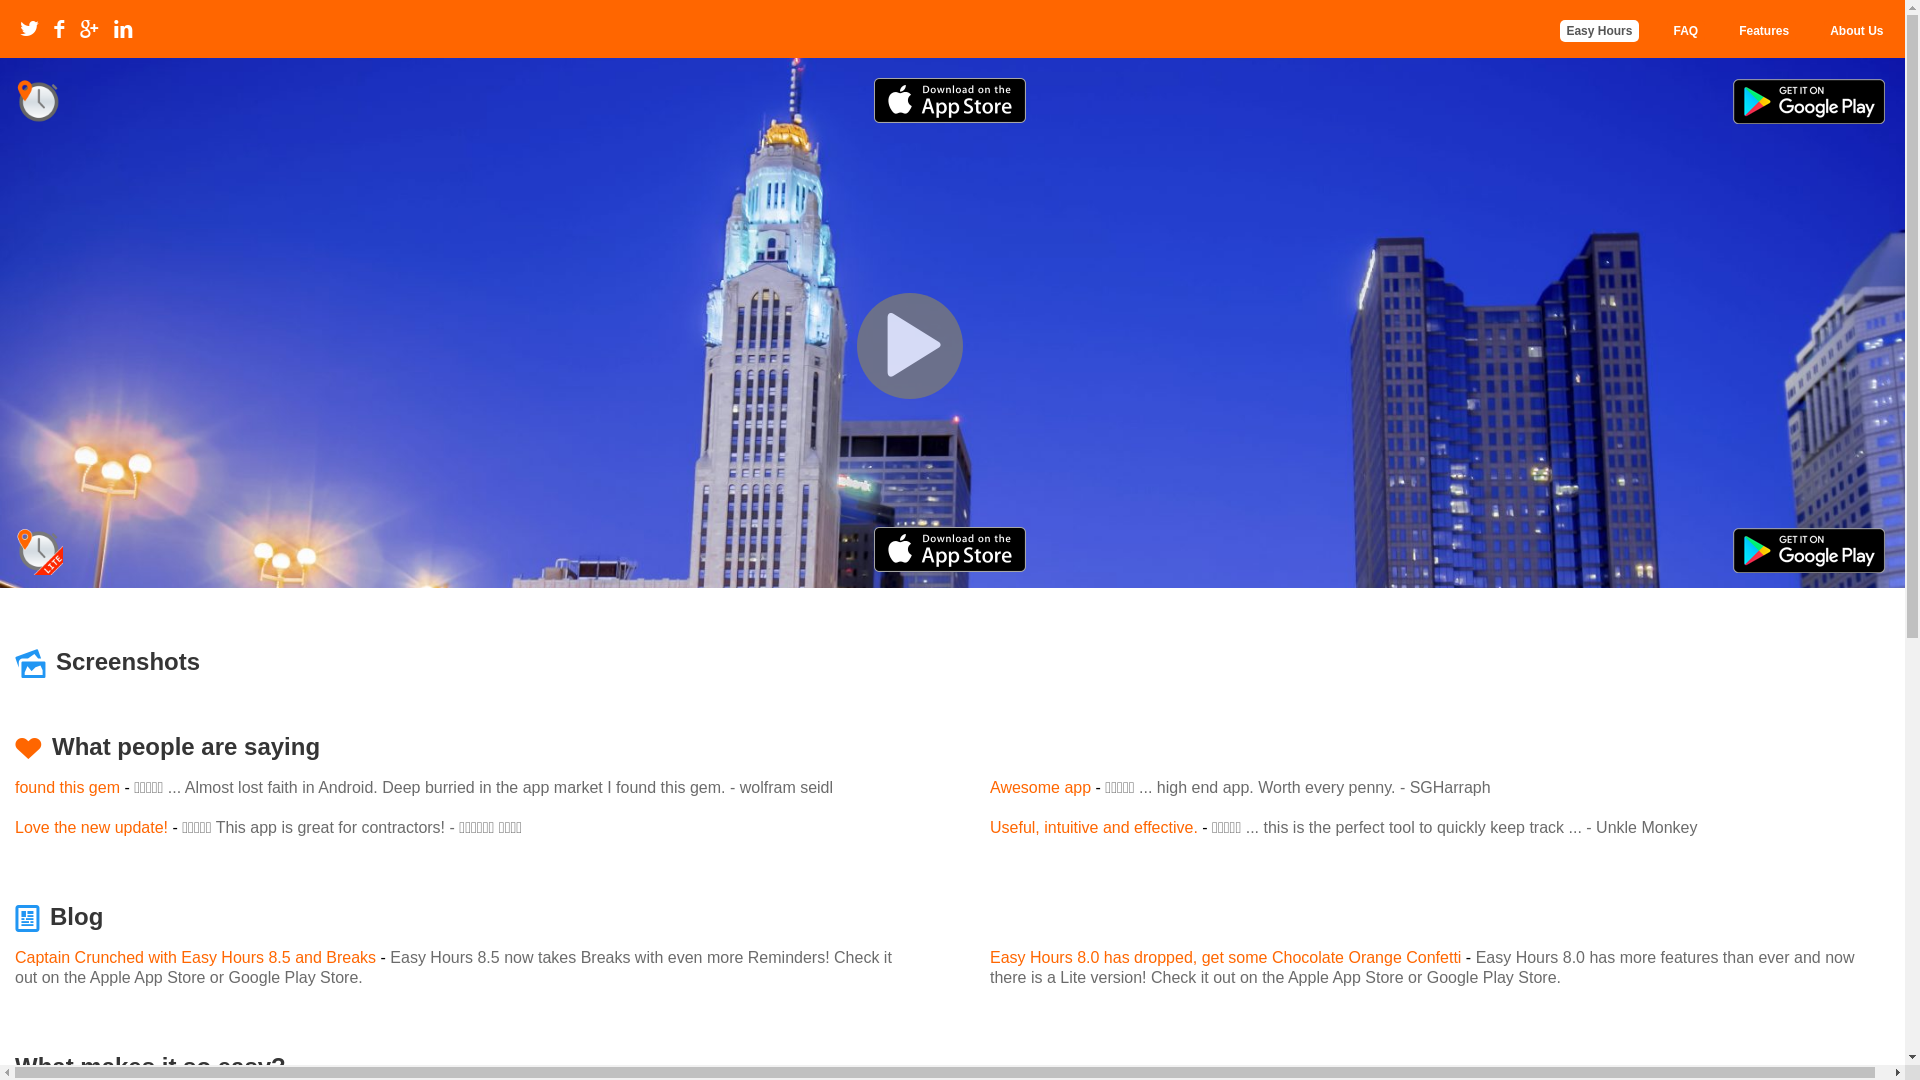  I want to click on 'Easy Hours', so click(1597, 30).